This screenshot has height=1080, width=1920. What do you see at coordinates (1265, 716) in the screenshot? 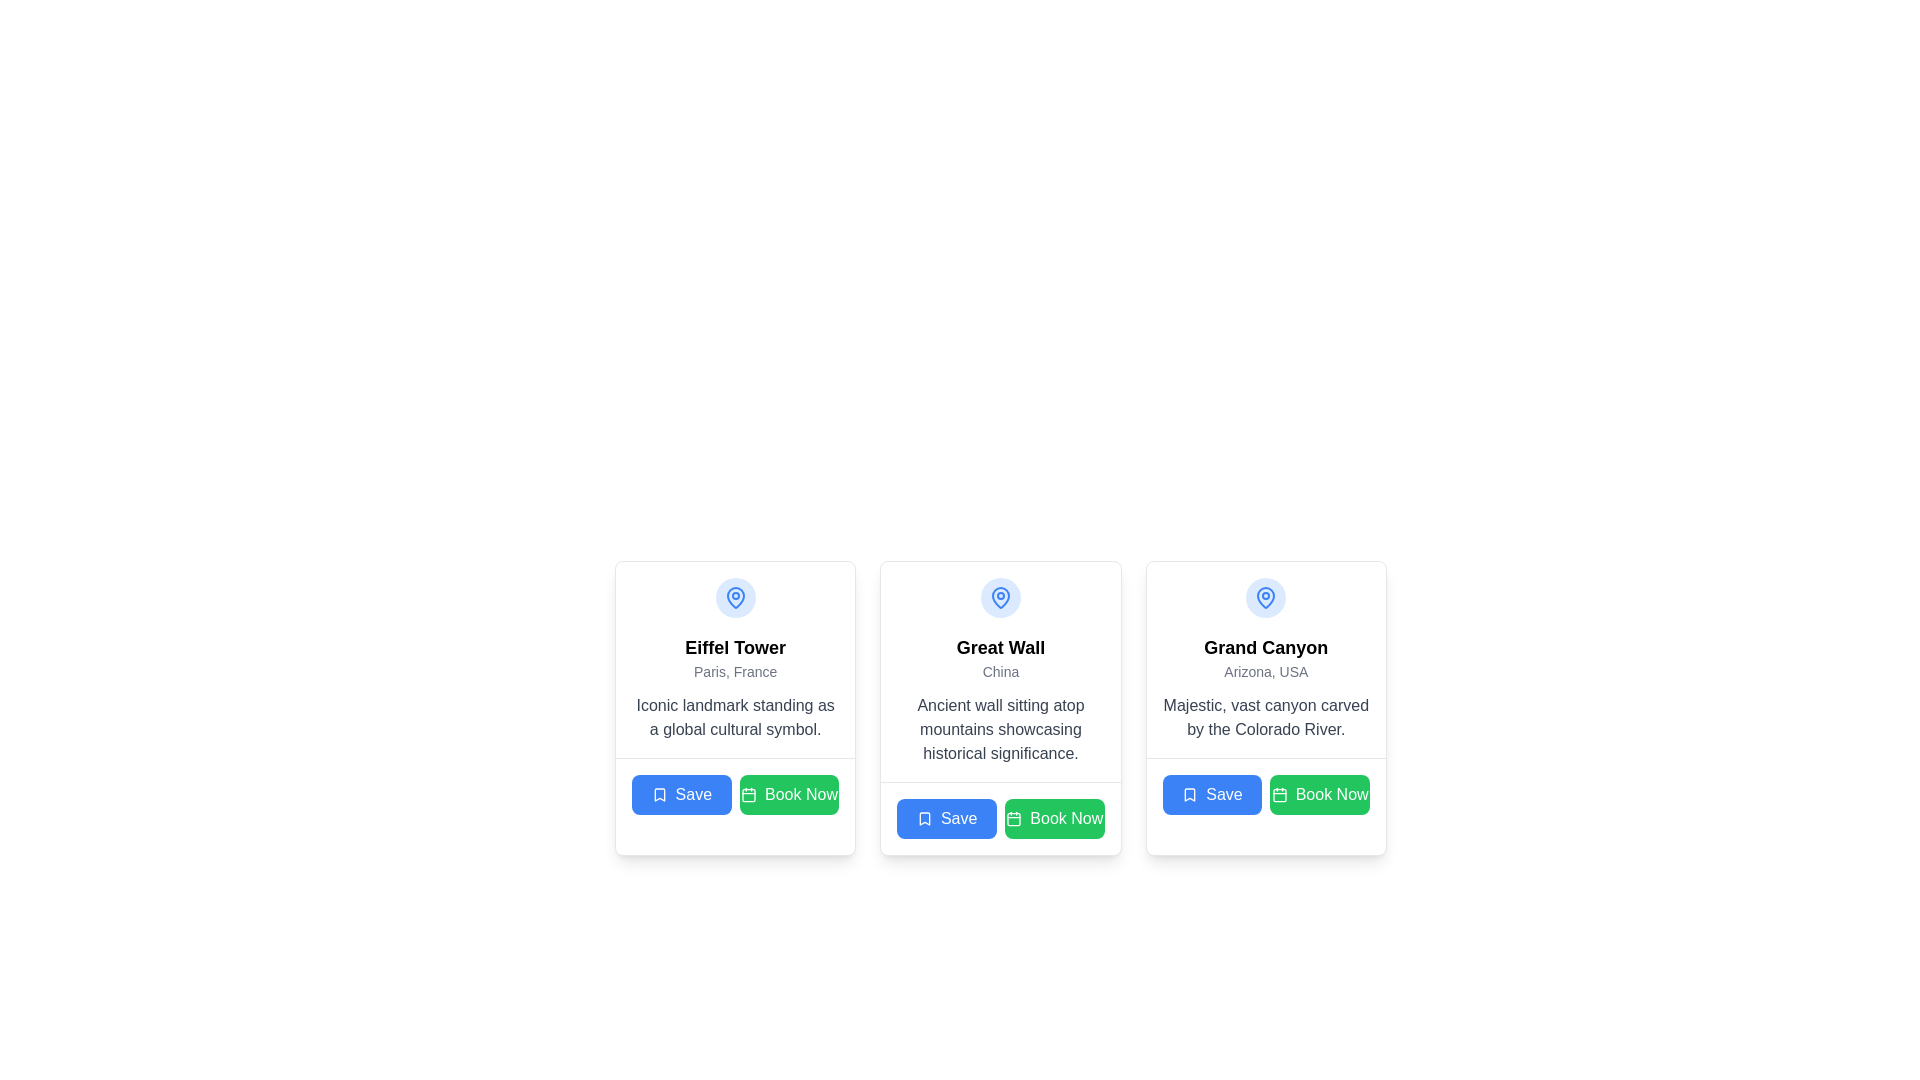
I see `descriptive text label located at the bottom of the card titled 'Grand Canyon', which provides information about the location 'Arizona, USA'` at bounding box center [1265, 716].